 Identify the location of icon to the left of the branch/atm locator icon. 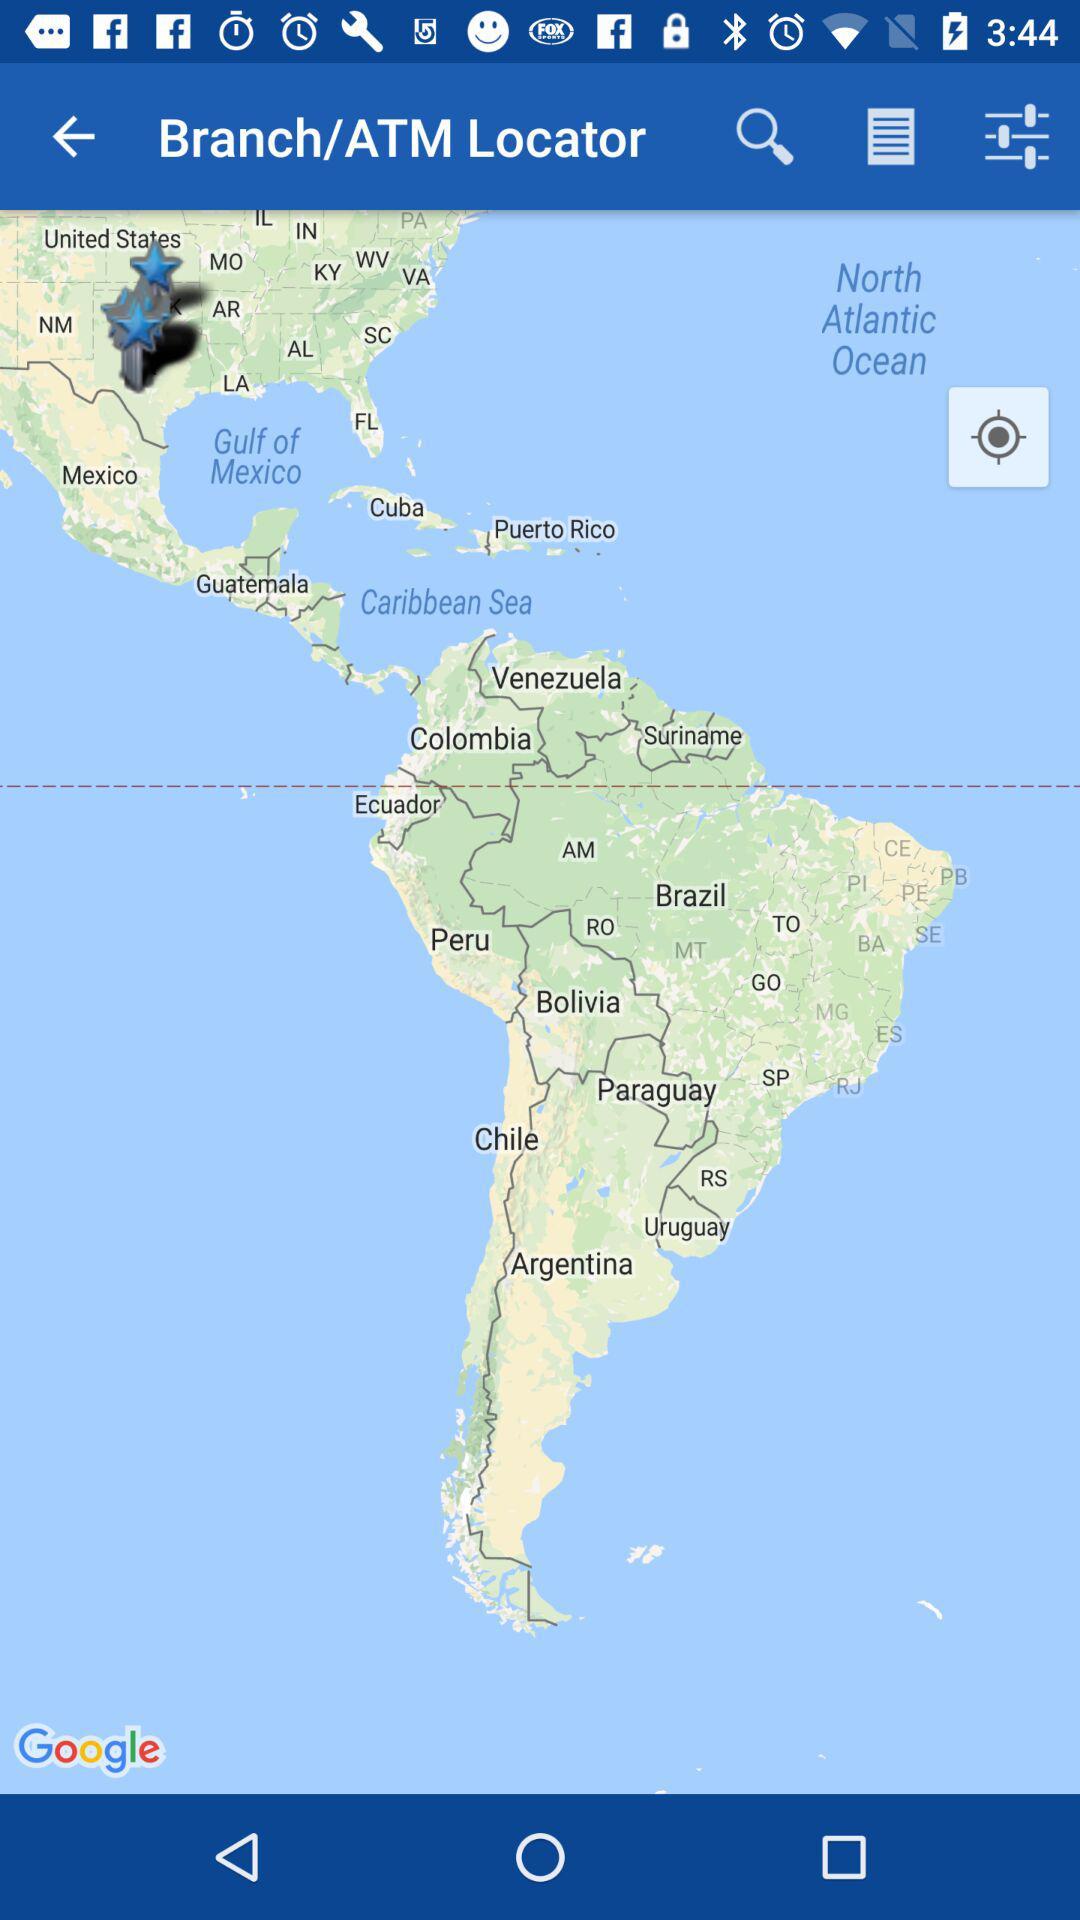
(72, 135).